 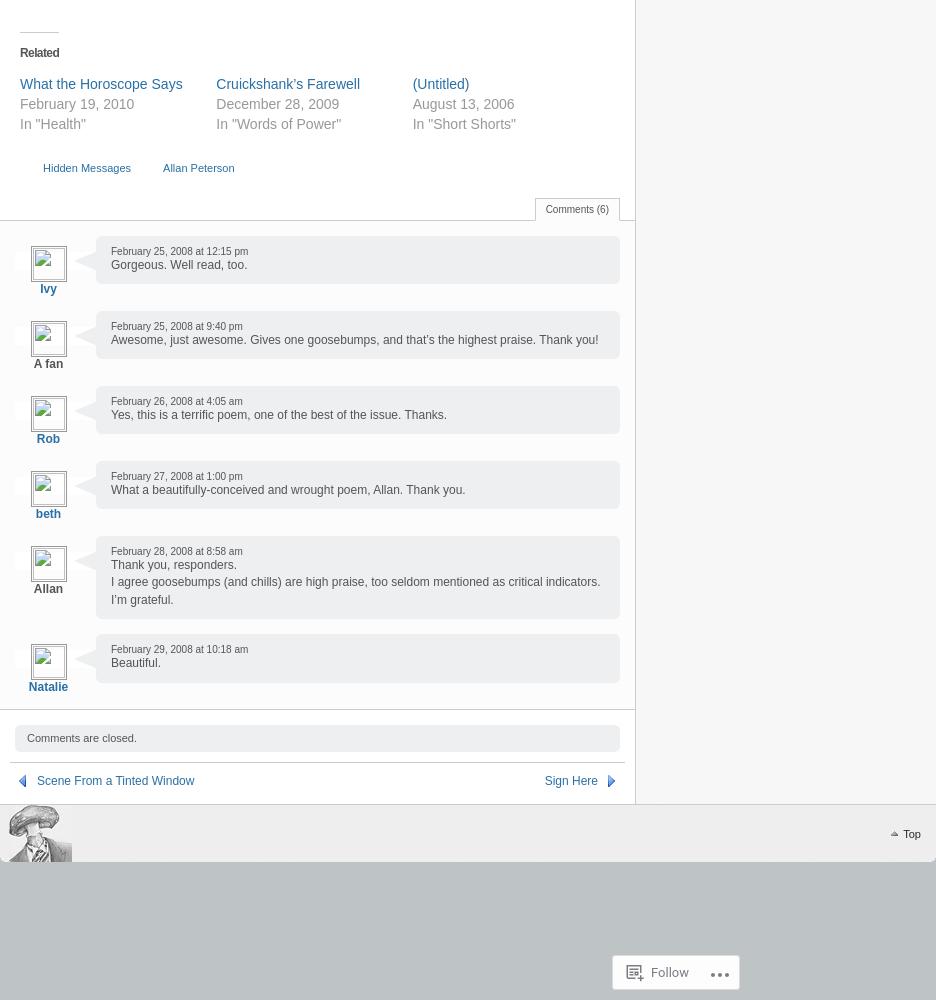 What do you see at coordinates (48, 587) in the screenshot?
I see `'Allan'` at bounding box center [48, 587].